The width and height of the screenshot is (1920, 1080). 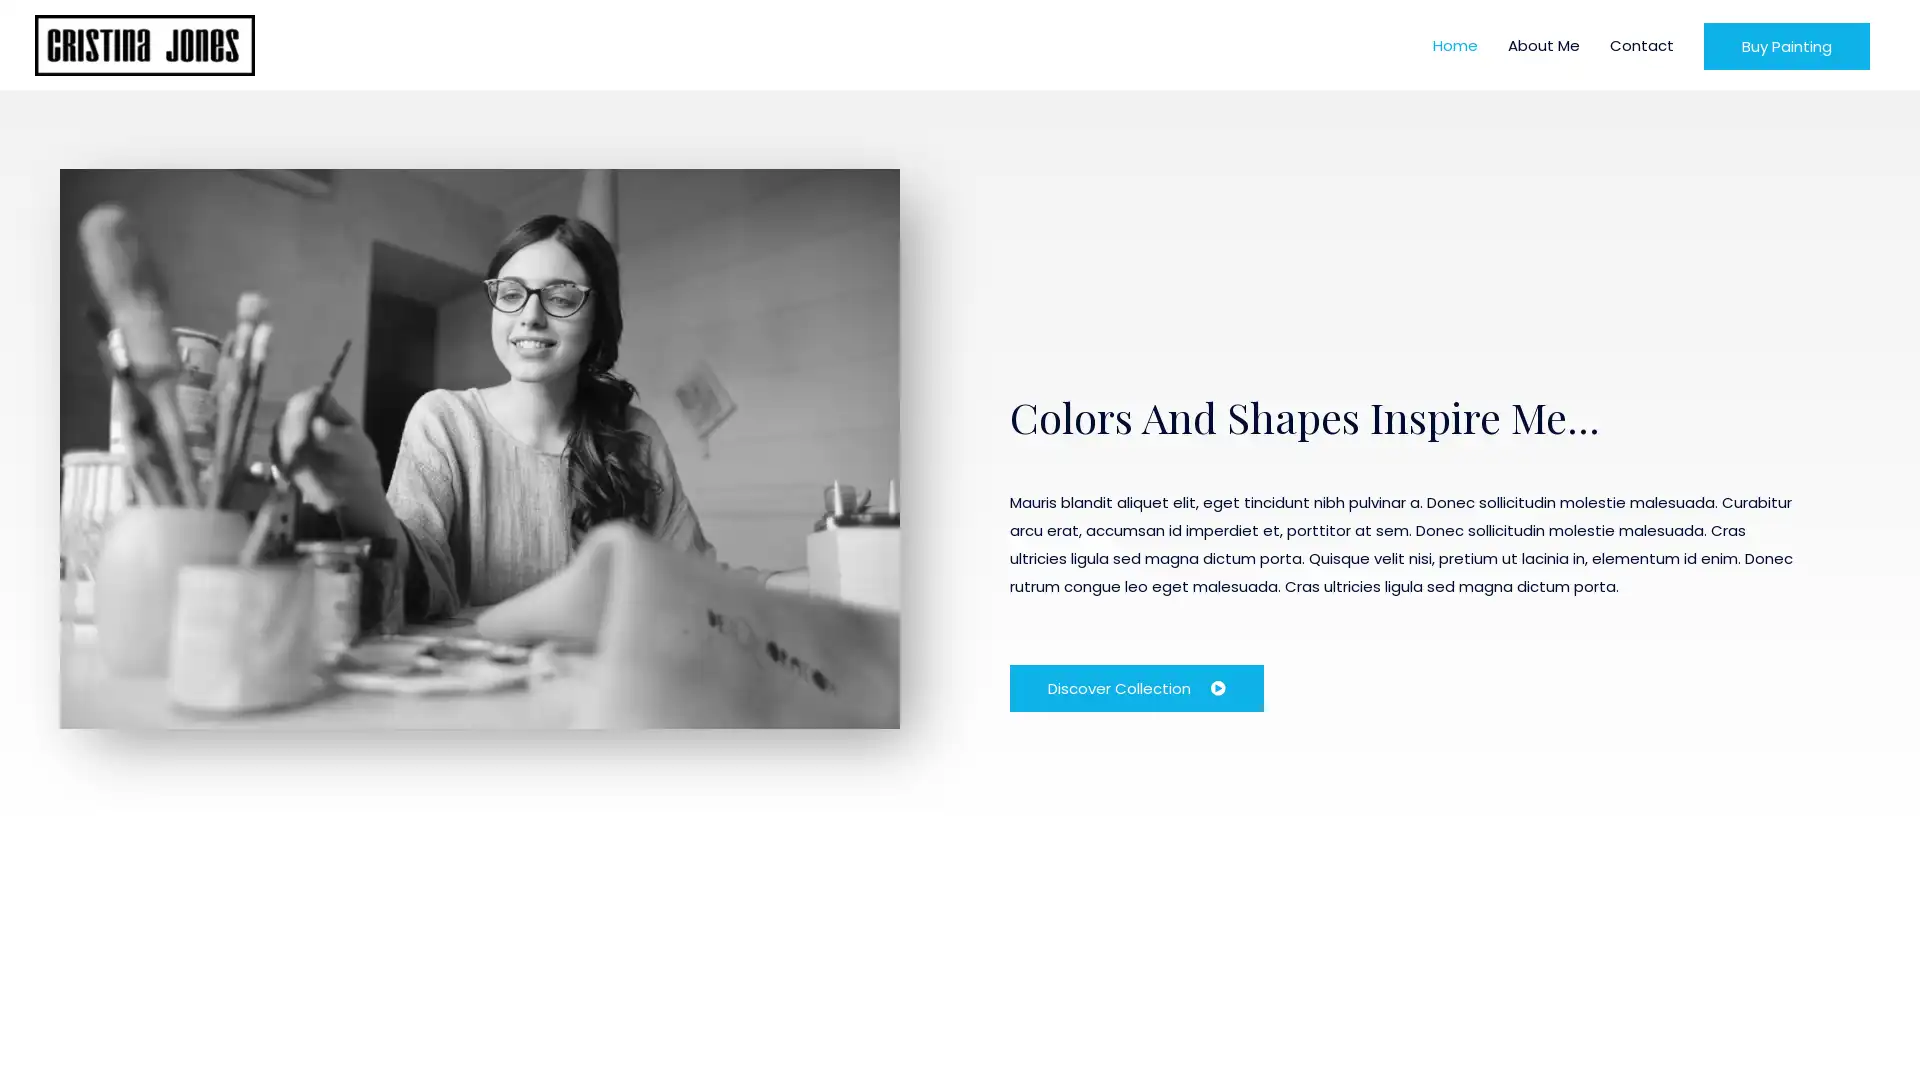 What do you see at coordinates (1137, 686) in the screenshot?
I see `Discover Collection` at bounding box center [1137, 686].